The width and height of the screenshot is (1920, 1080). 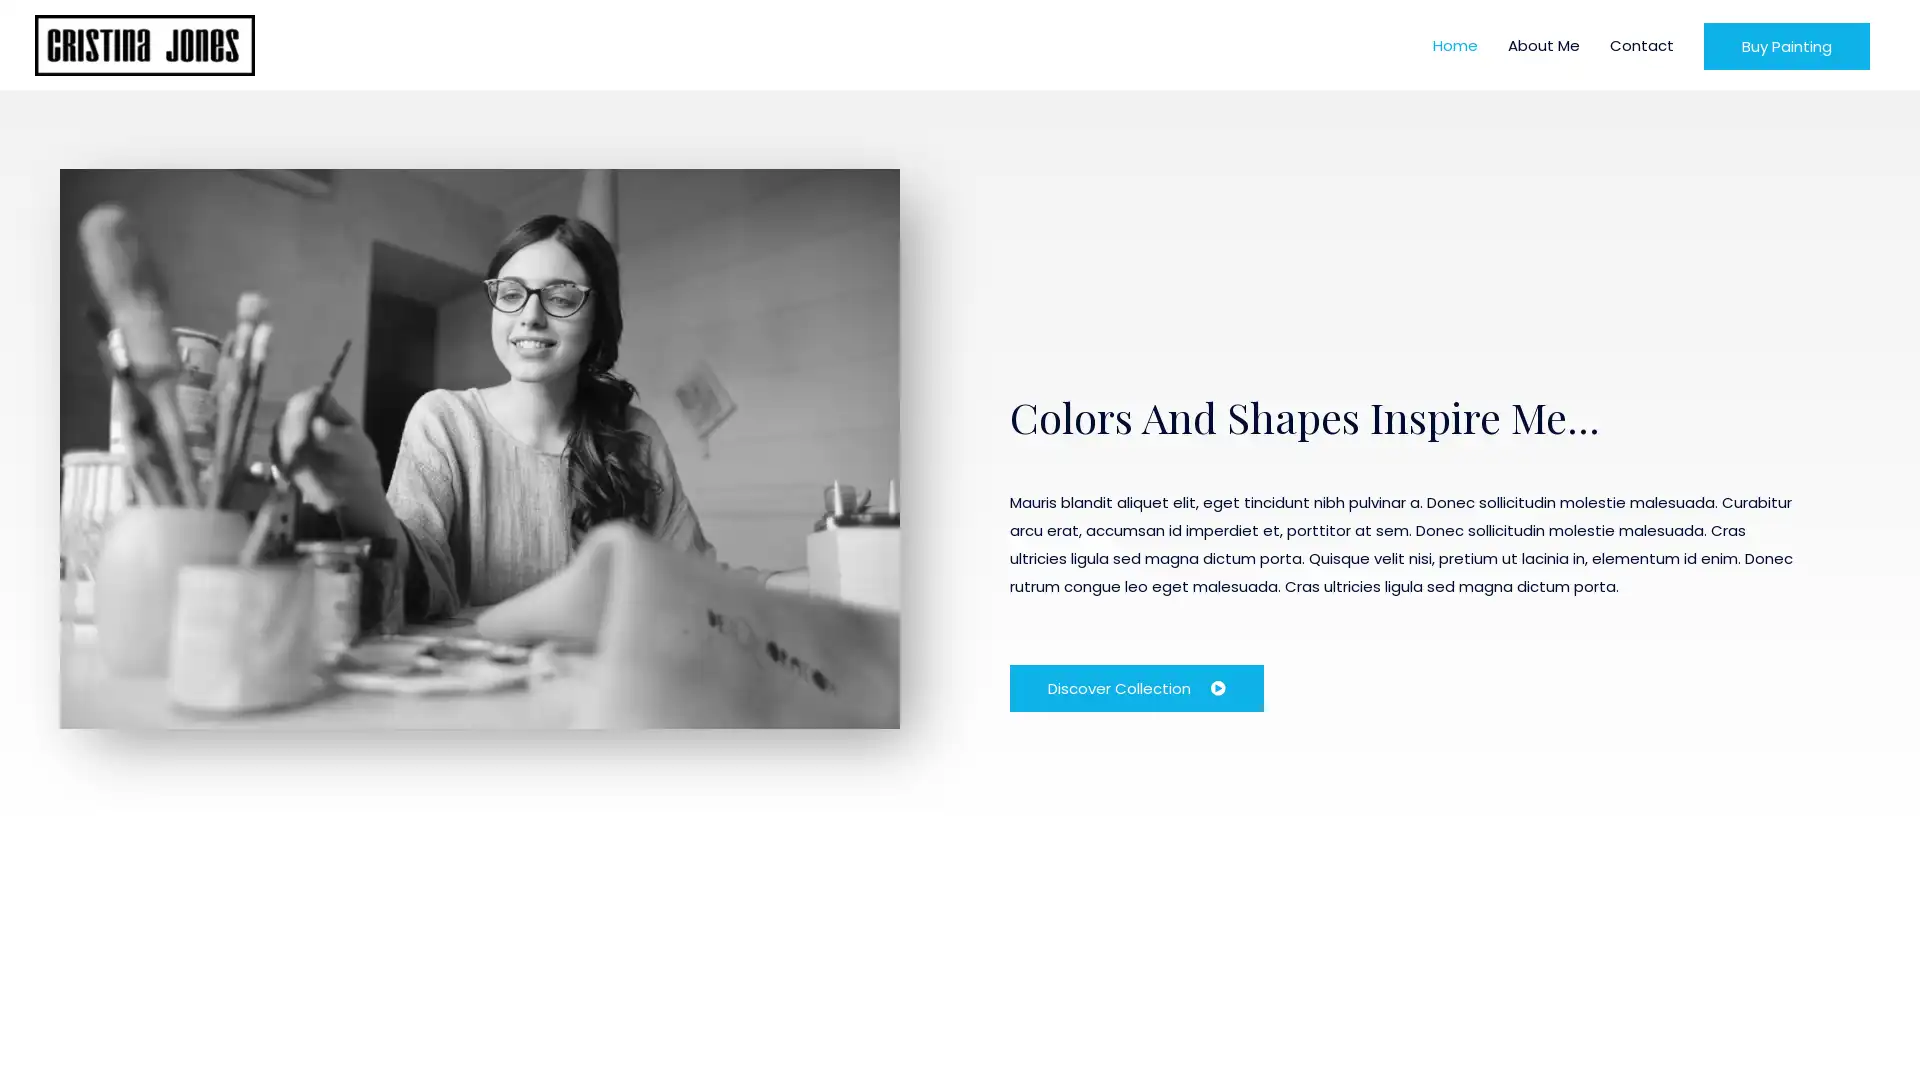 What do you see at coordinates (1137, 686) in the screenshot?
I see `Discover Collection` at bounding box center [1137, 686].